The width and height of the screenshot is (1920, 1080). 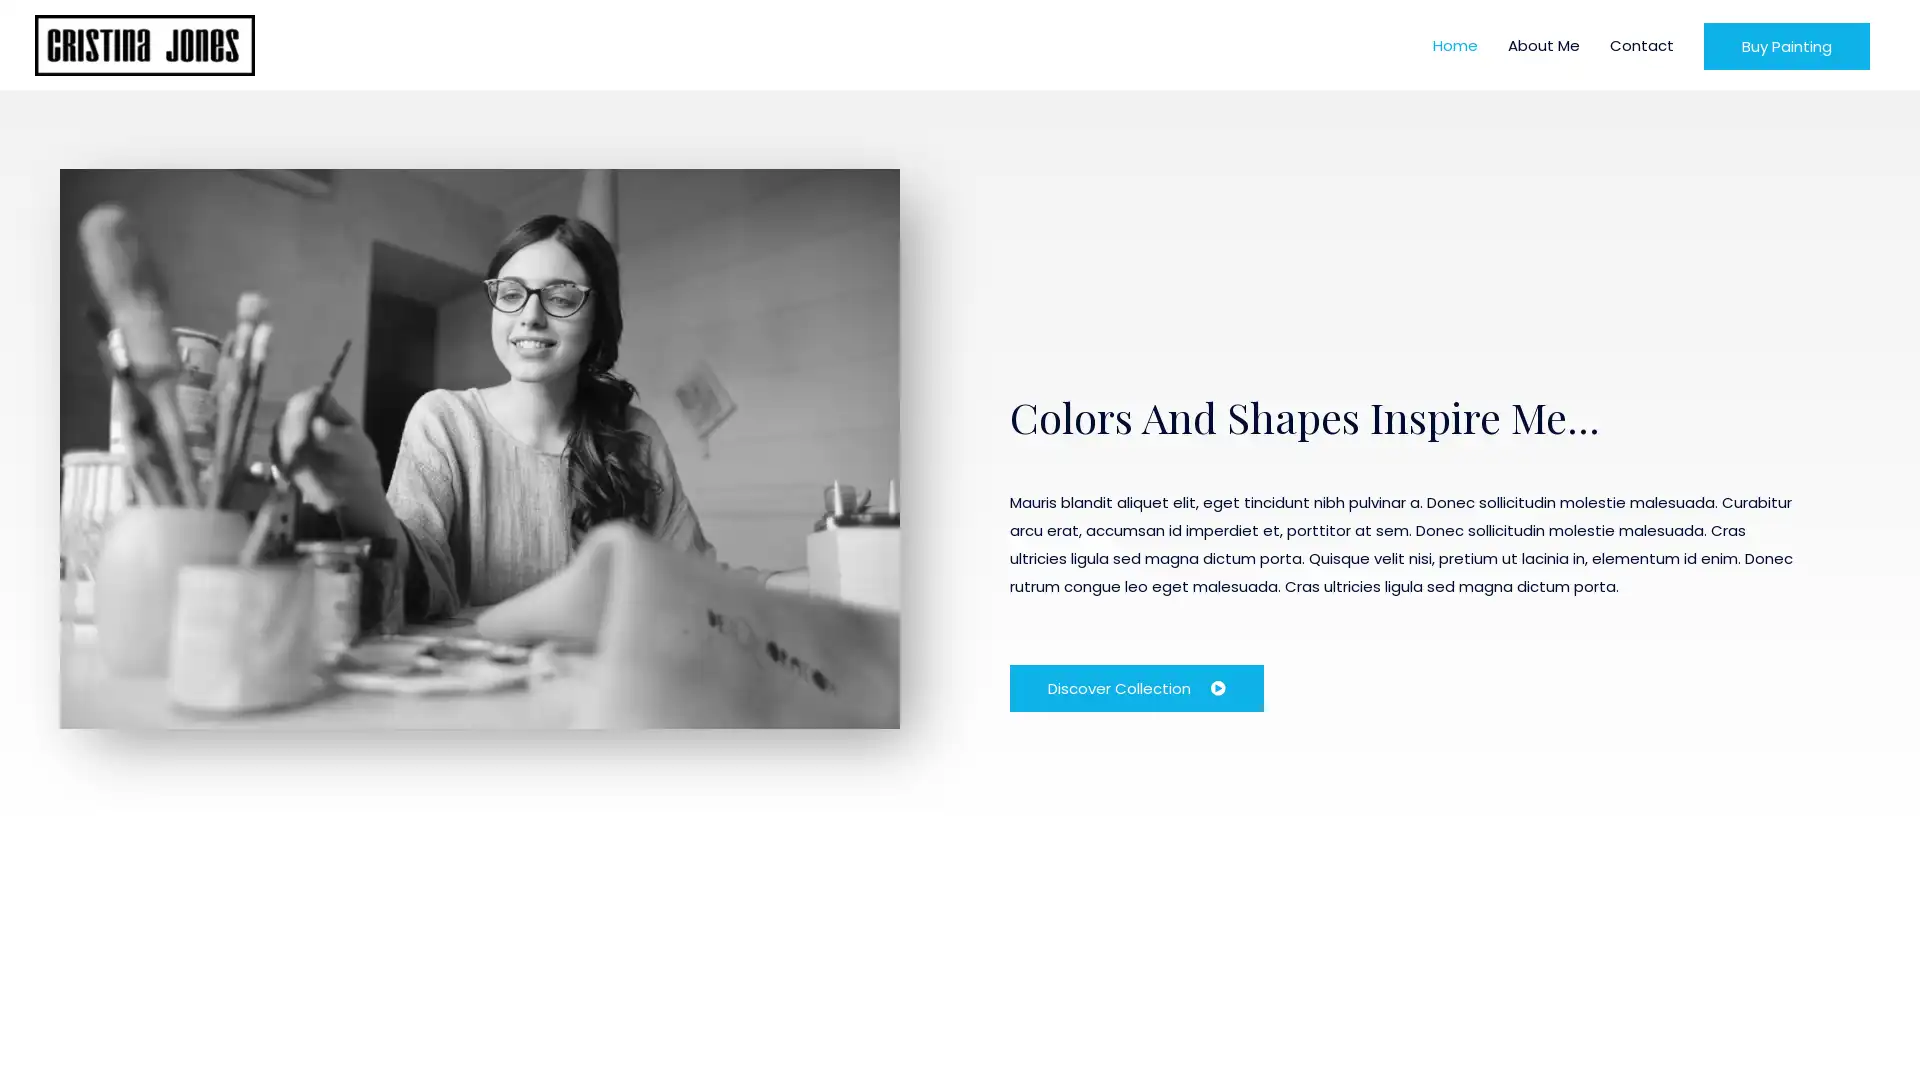 What do you see at coordinates (1137, 686) in the screenshot?
I see `Discover Collection` at bounding box center [1137, 686].